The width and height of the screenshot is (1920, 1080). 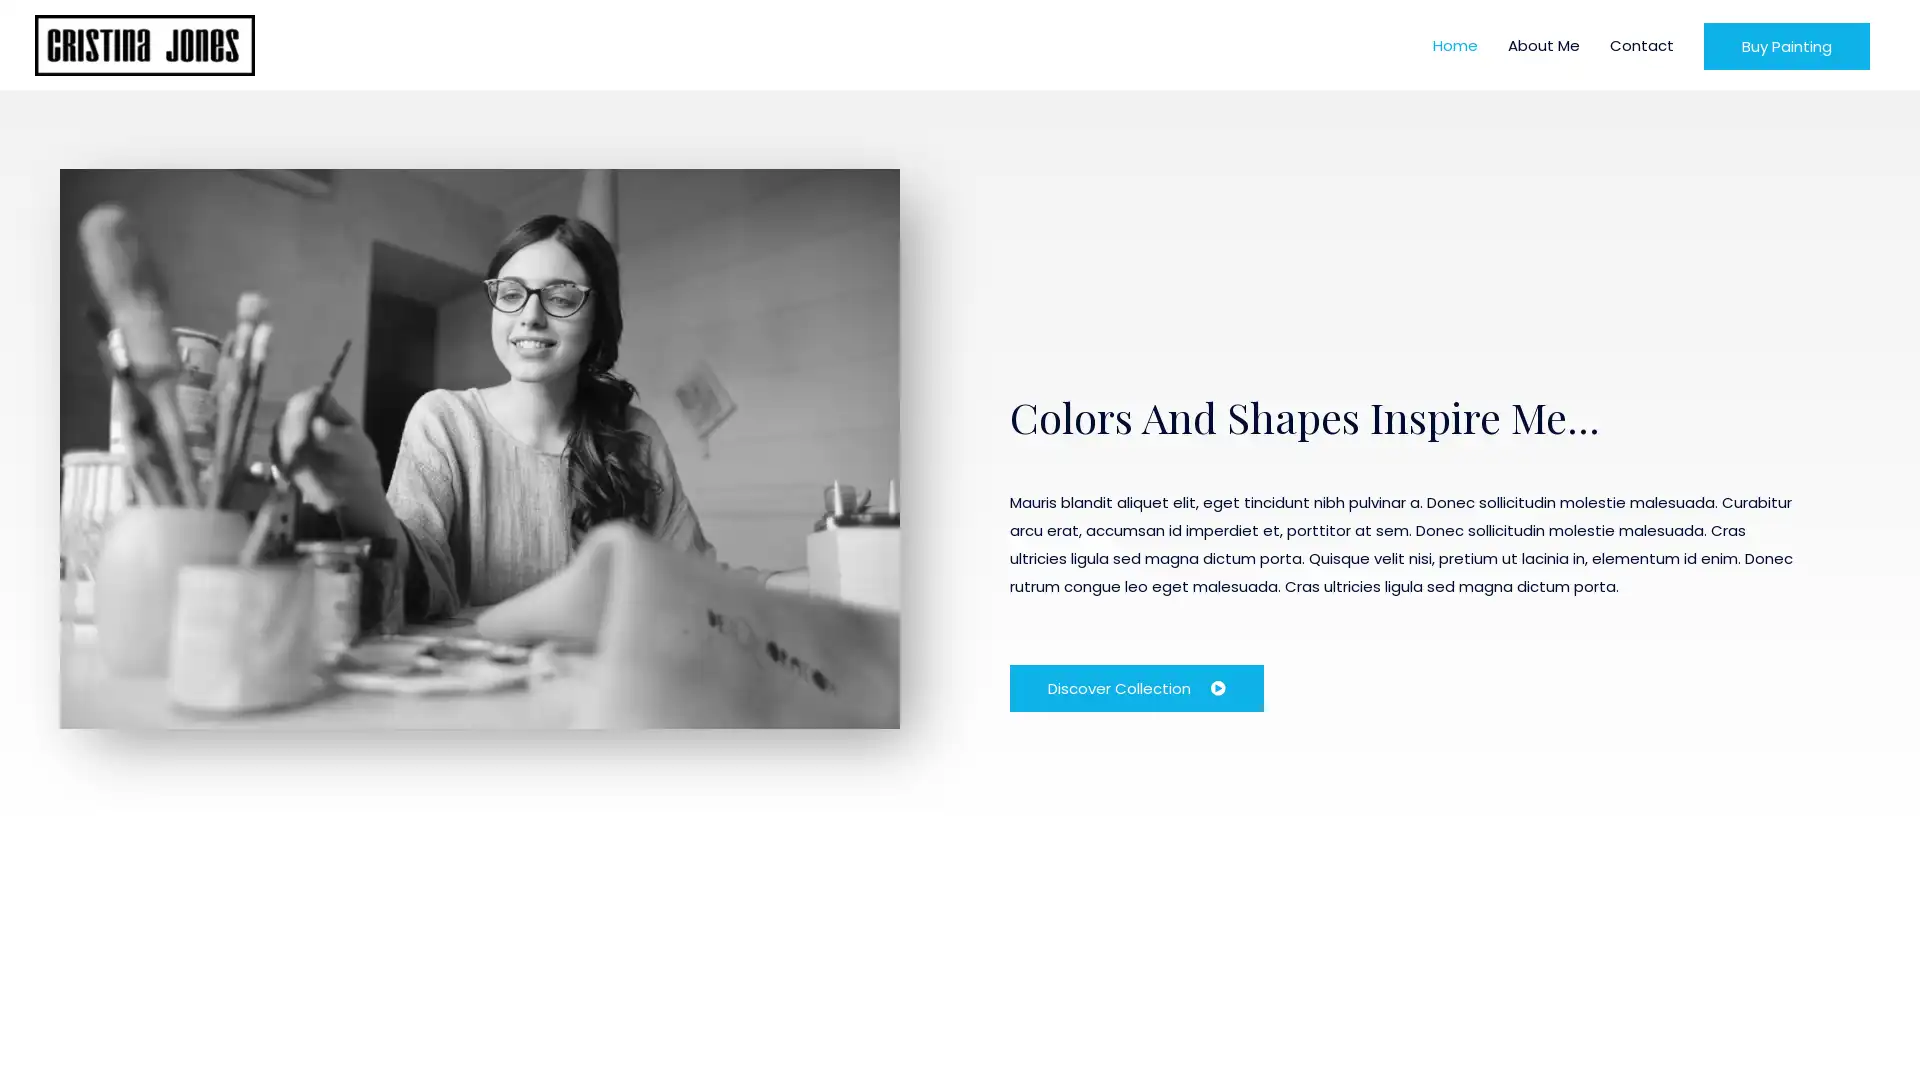 What do you see at coordinates (1137, 686) in the screenshot?
I see `Discover Collection` at bounding box center [1137, 686].